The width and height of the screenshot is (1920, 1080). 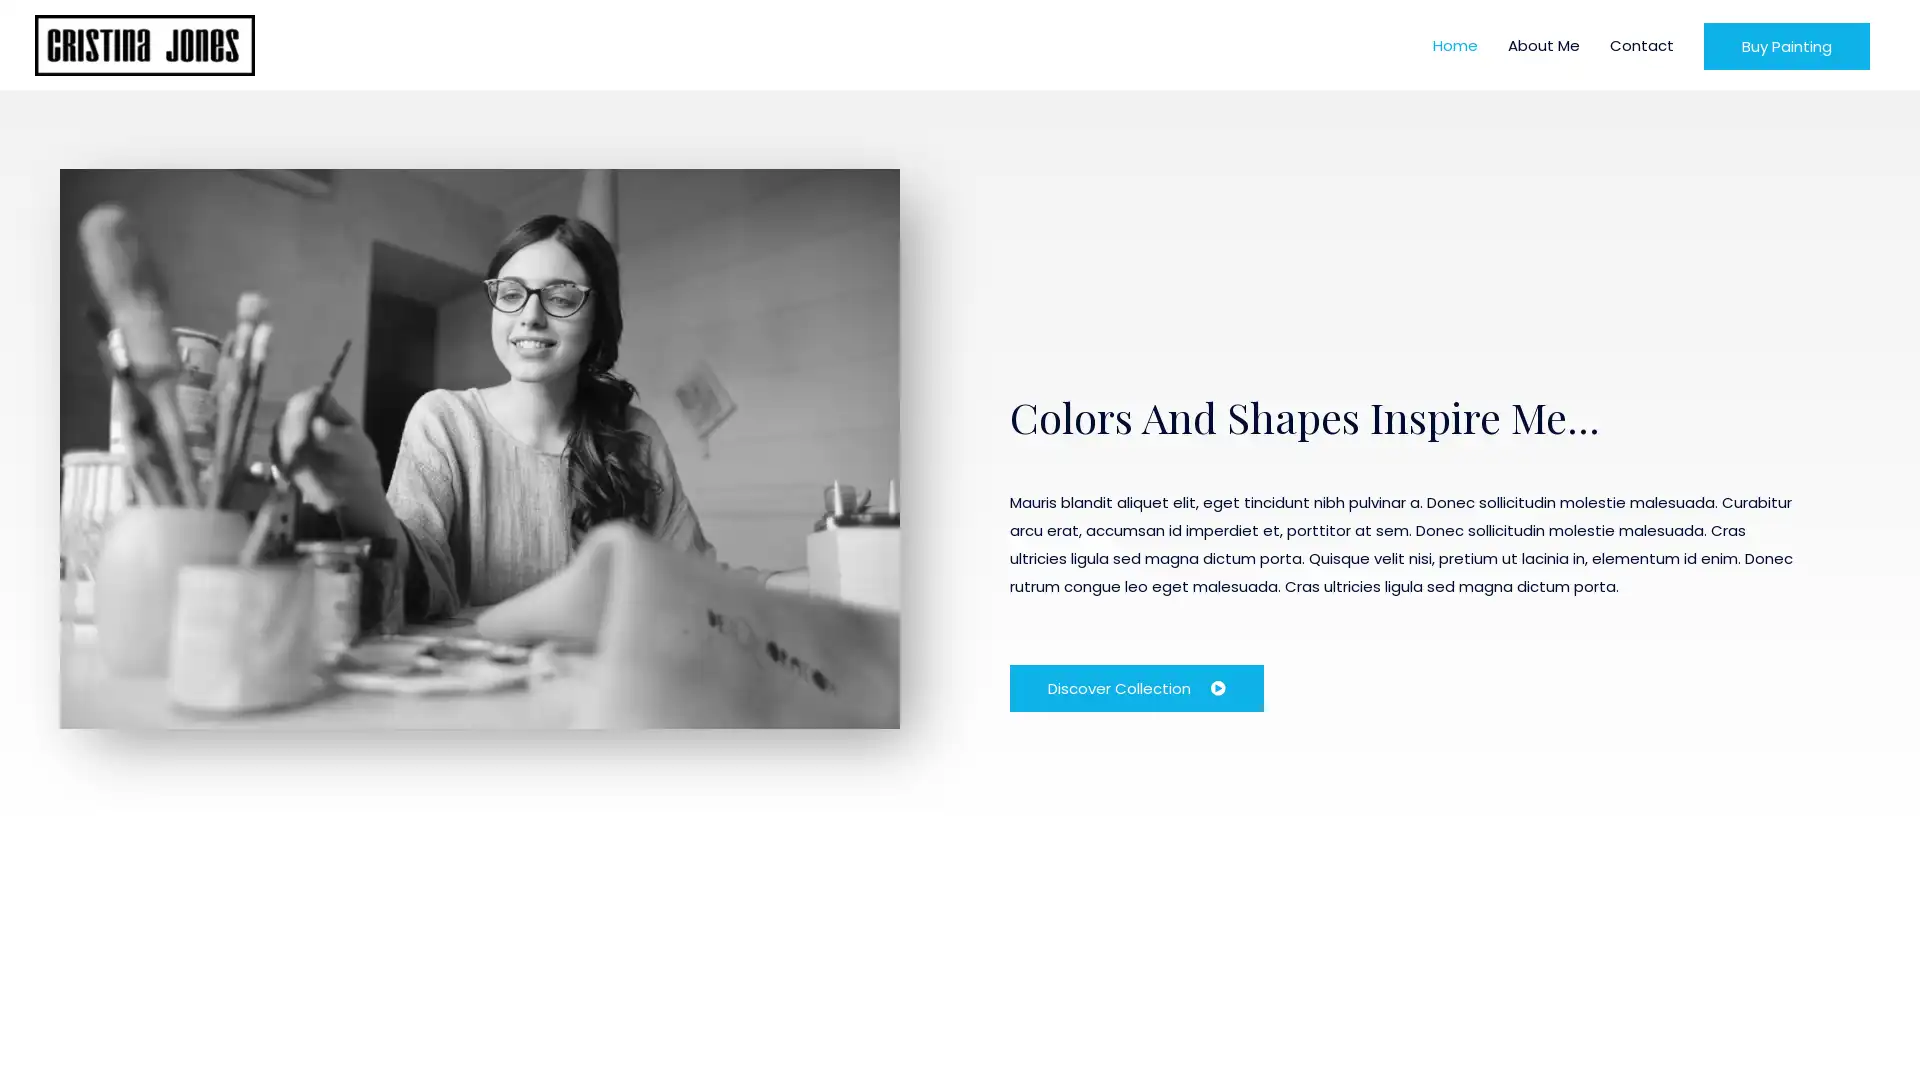 What do you see at coordinates (1137, 686) in the screenshot?
I see `Discover Collection` at bounding box center [1137, 686].